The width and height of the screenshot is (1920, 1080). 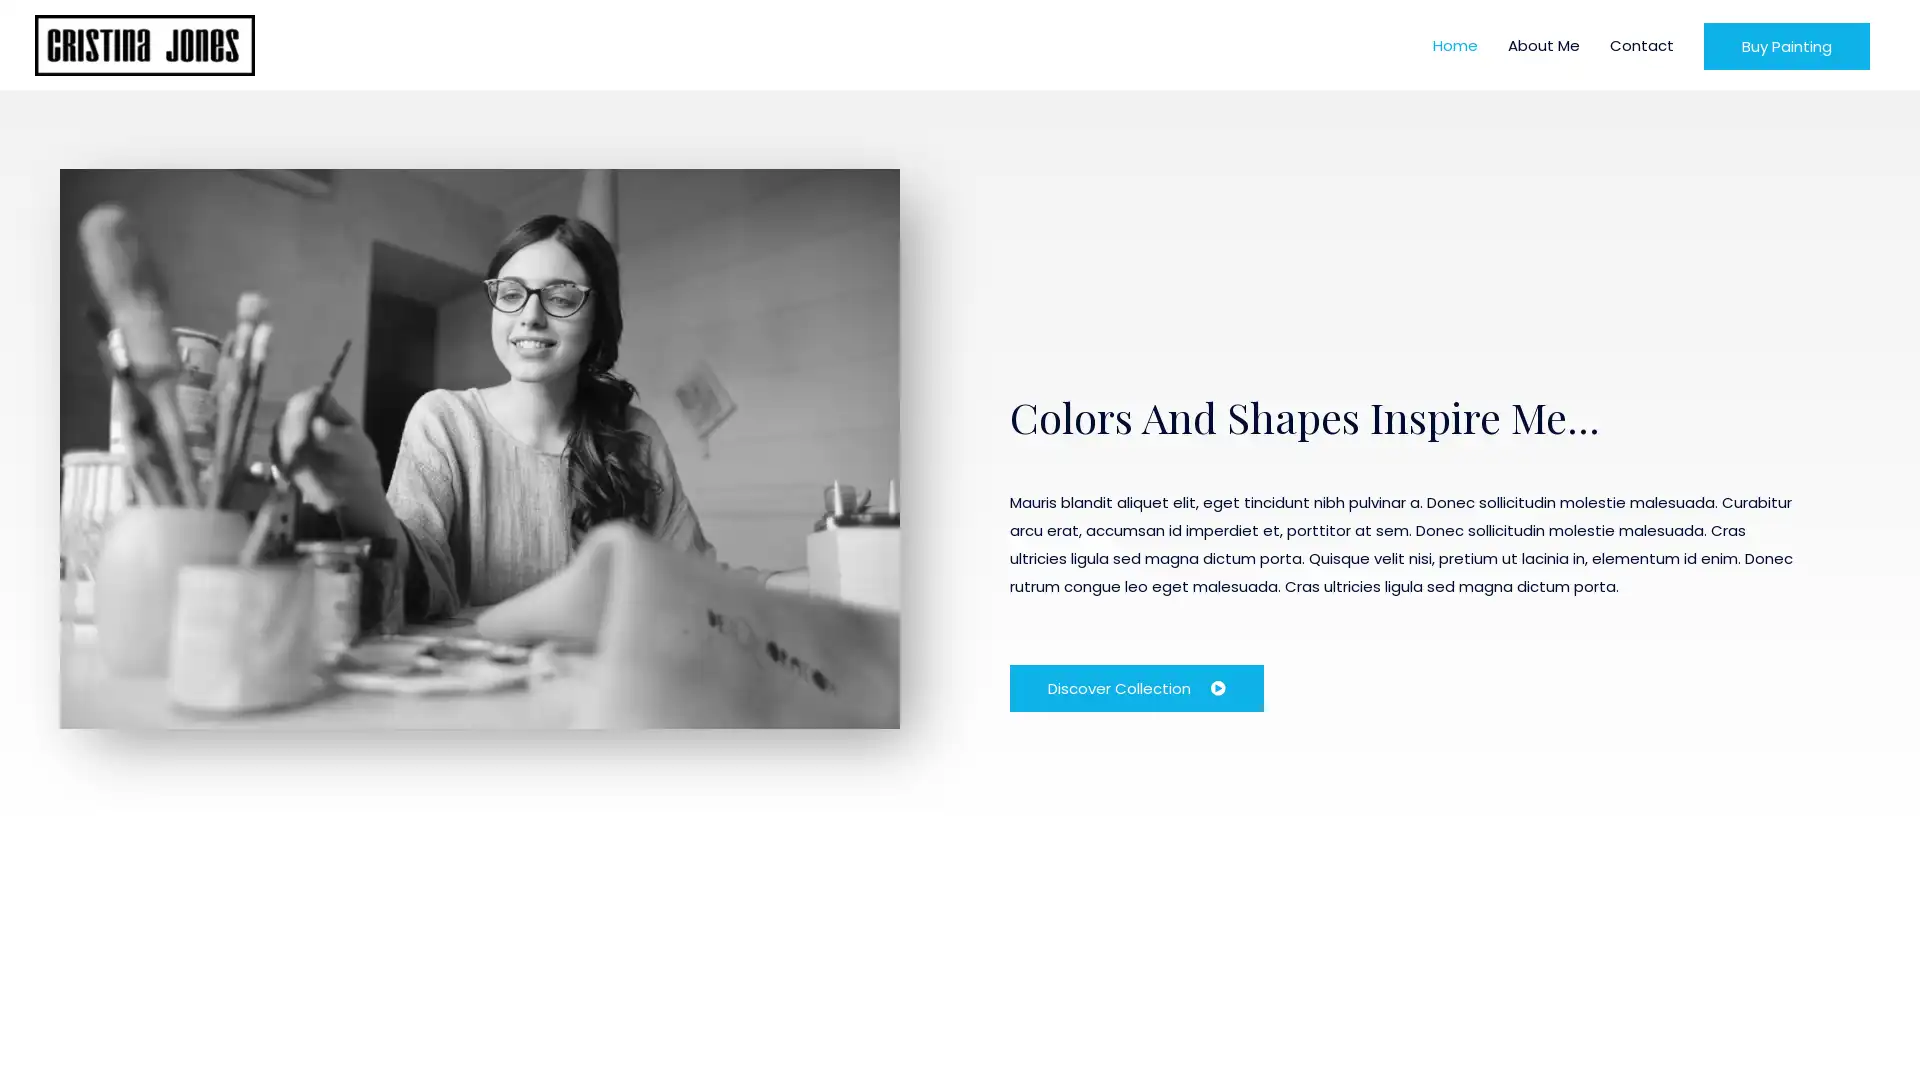 What do you see at coordinates (1137, 686) in the screenshot?
I see `Discover Collection` at bounding box center [1137, 686].